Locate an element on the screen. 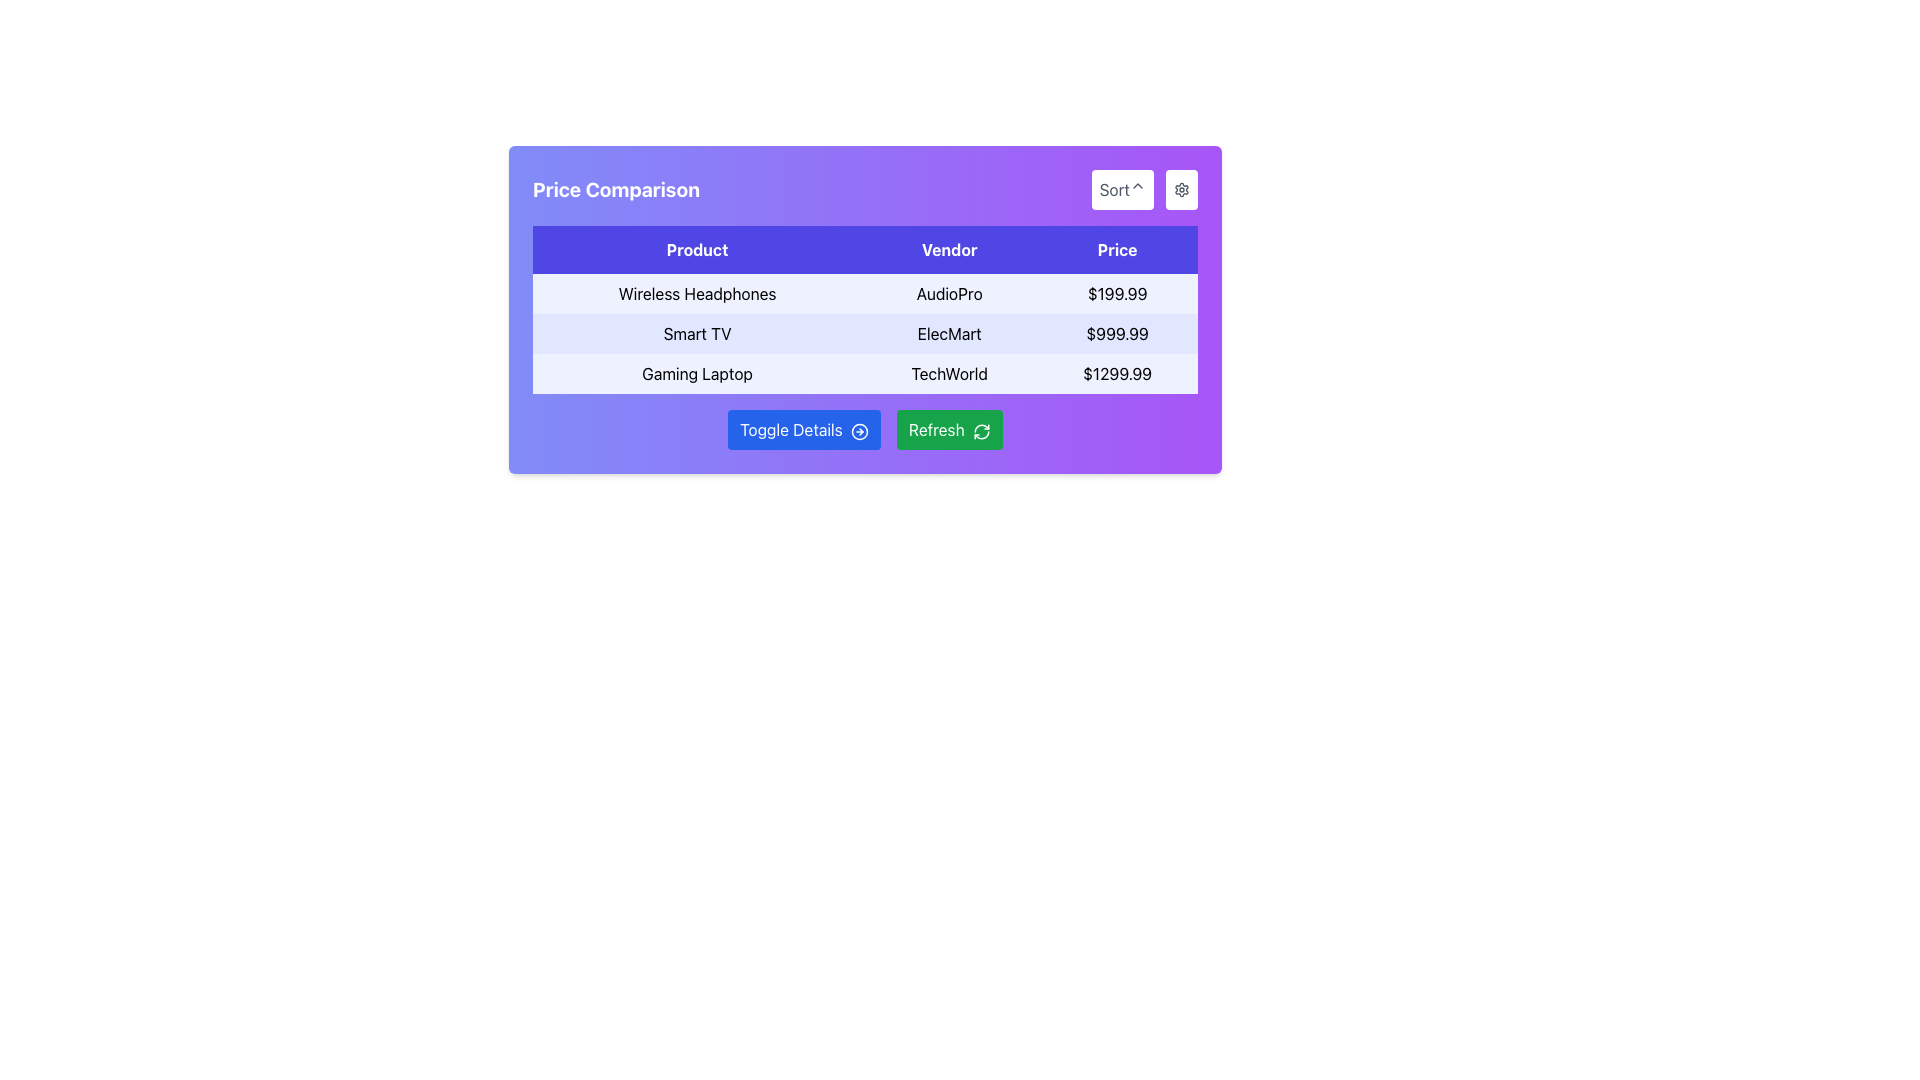 The width and height of the screenshot is (1920, 1080). the settings button located in the top-right corner of the card interface, adjacent to the 'Sort' button is located at coordinates (1181, 189).